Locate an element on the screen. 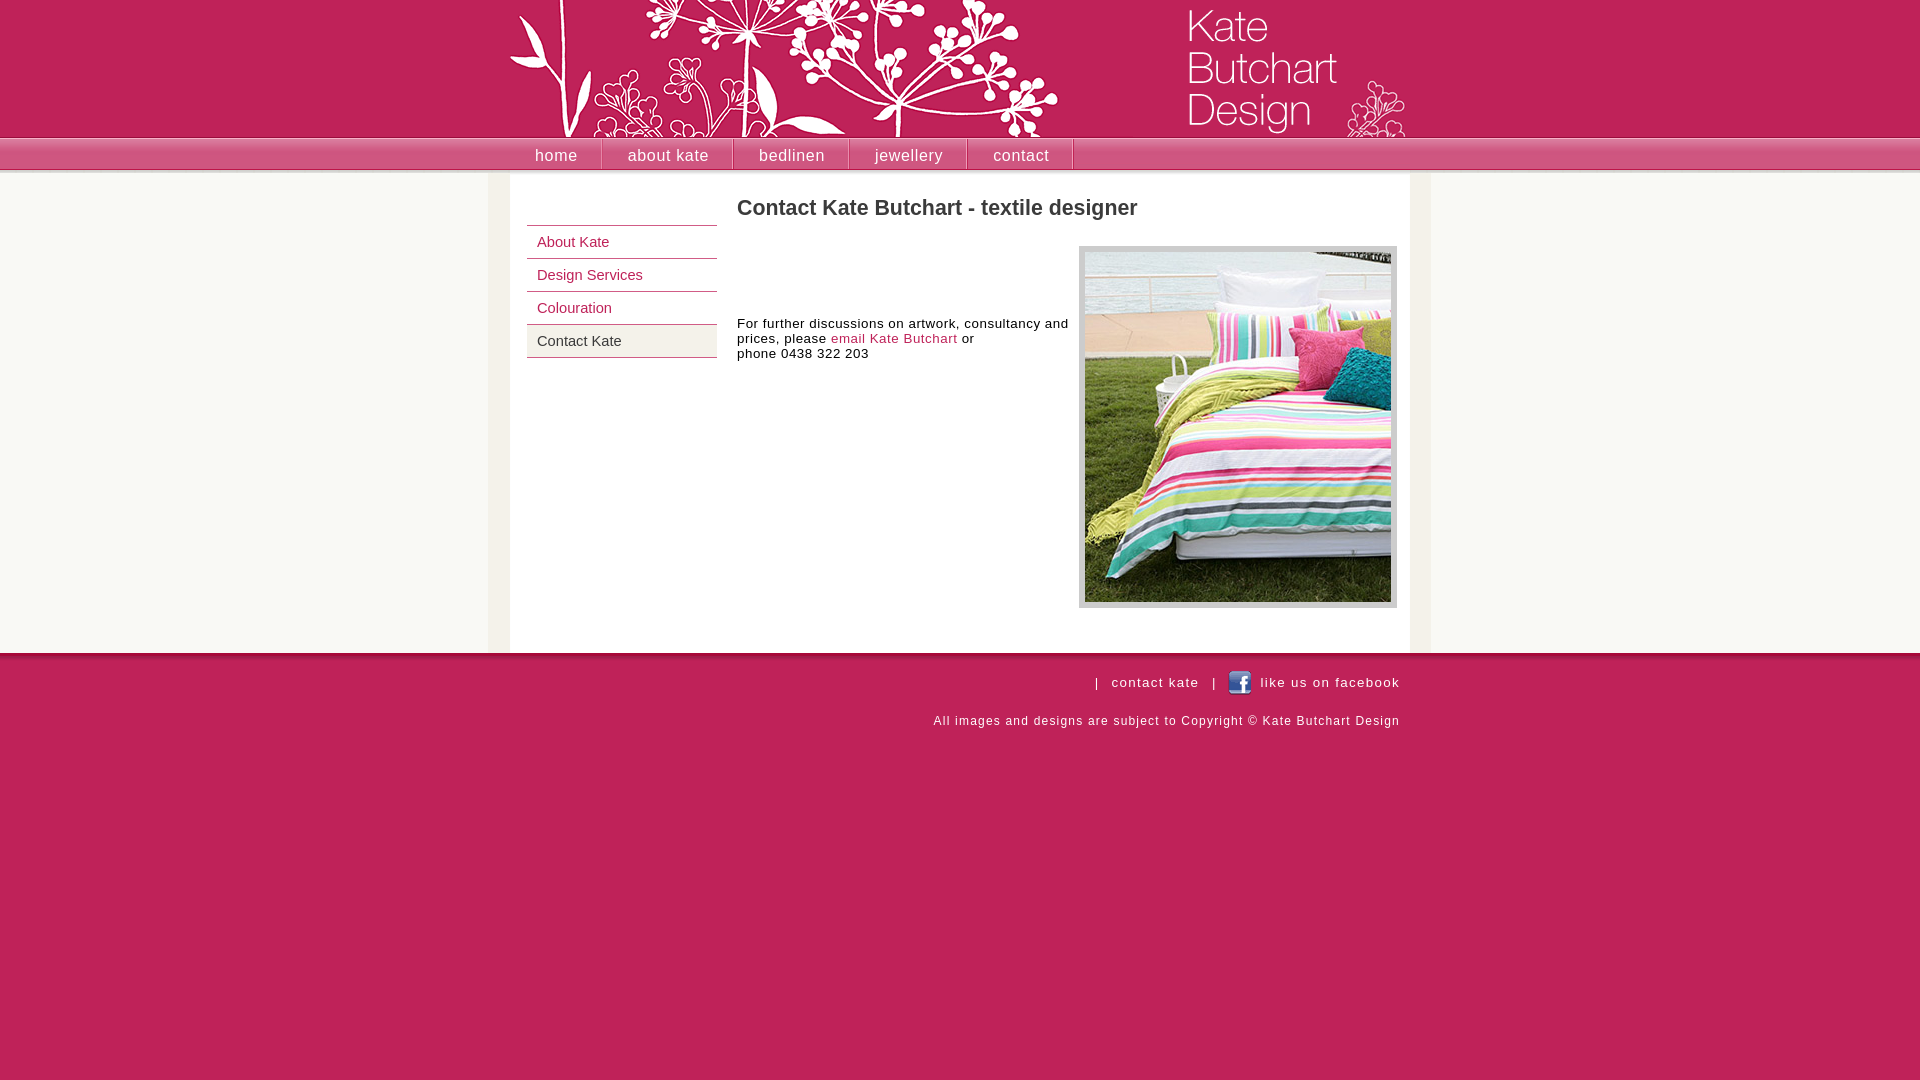 The height and width of the screenshot is (1080, 1920). 'home' is located at coordinates (509, 153).